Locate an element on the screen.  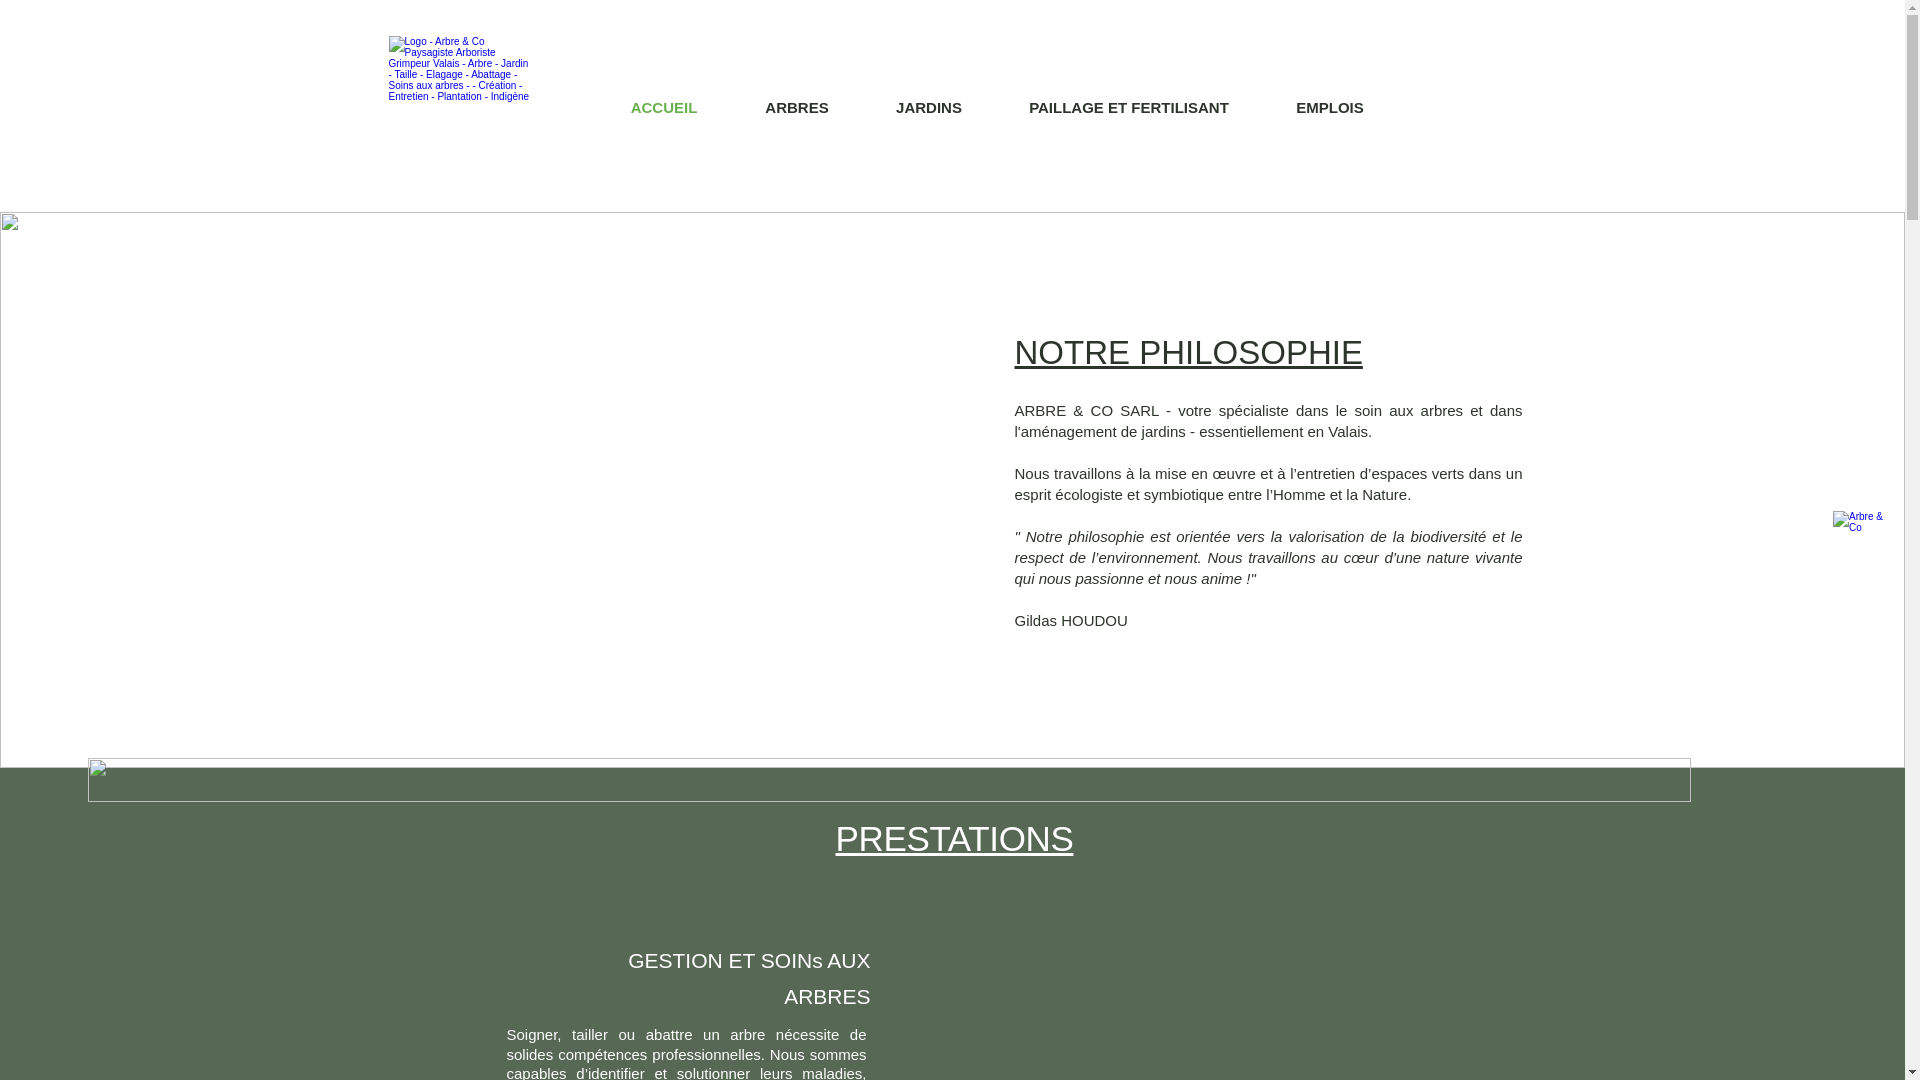
'ARBRES' is located at coordinates (796, 107).